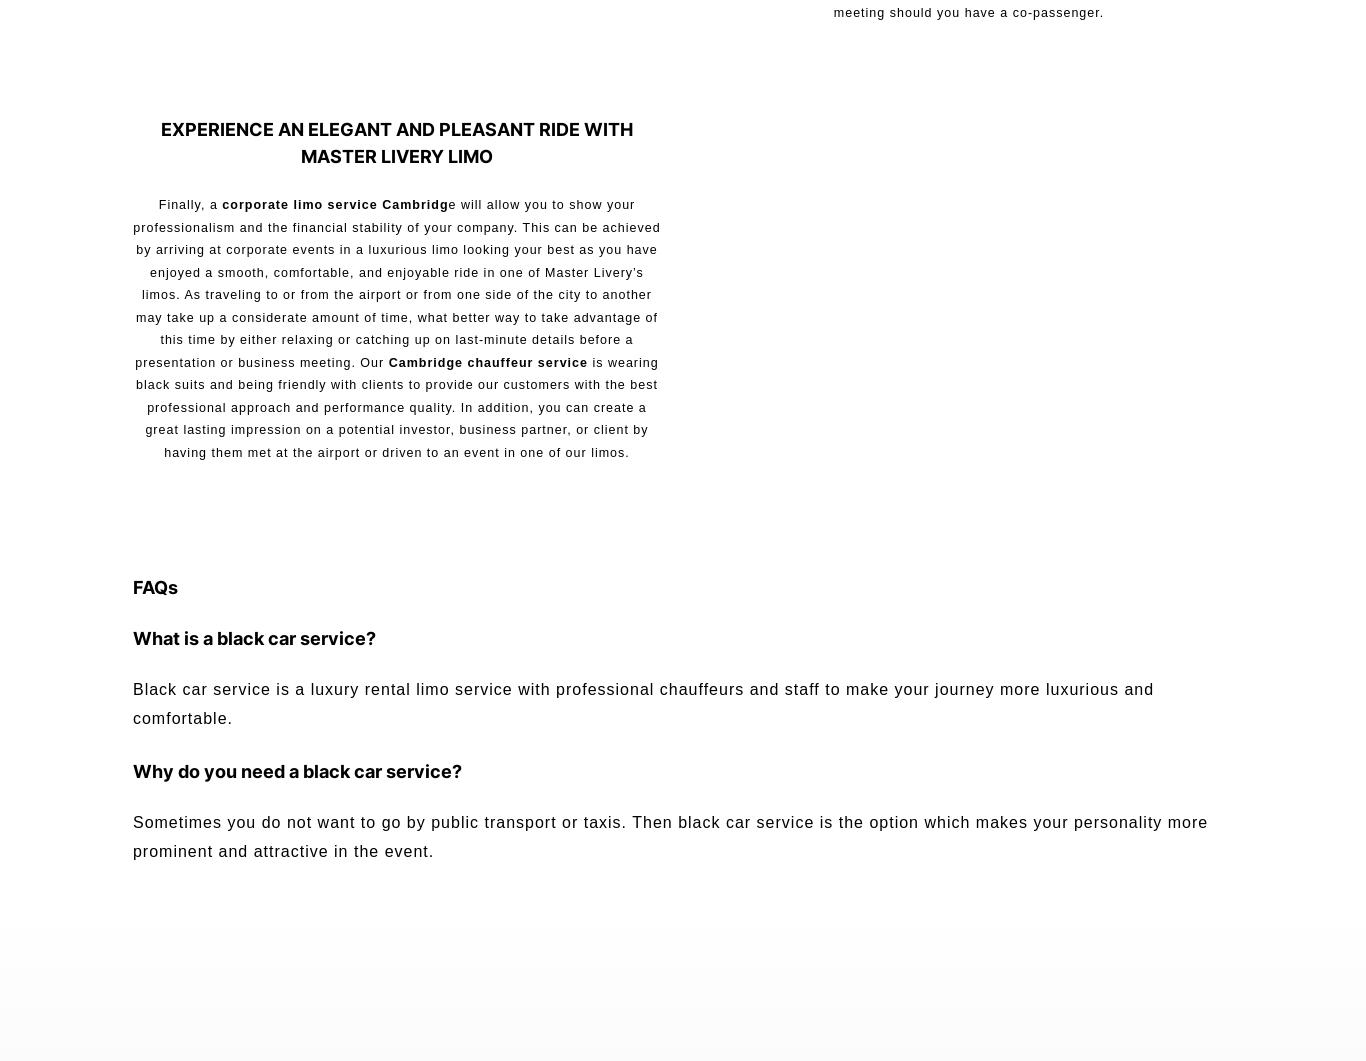  What do you see at coordinates (669, 835) in the screenshot?
I see `'Sometimes you do not want to go by public transport or taxis. Then black car service is the option which makes your personality more prominent and attractive in the event.'` at bounding box center [669, 835].